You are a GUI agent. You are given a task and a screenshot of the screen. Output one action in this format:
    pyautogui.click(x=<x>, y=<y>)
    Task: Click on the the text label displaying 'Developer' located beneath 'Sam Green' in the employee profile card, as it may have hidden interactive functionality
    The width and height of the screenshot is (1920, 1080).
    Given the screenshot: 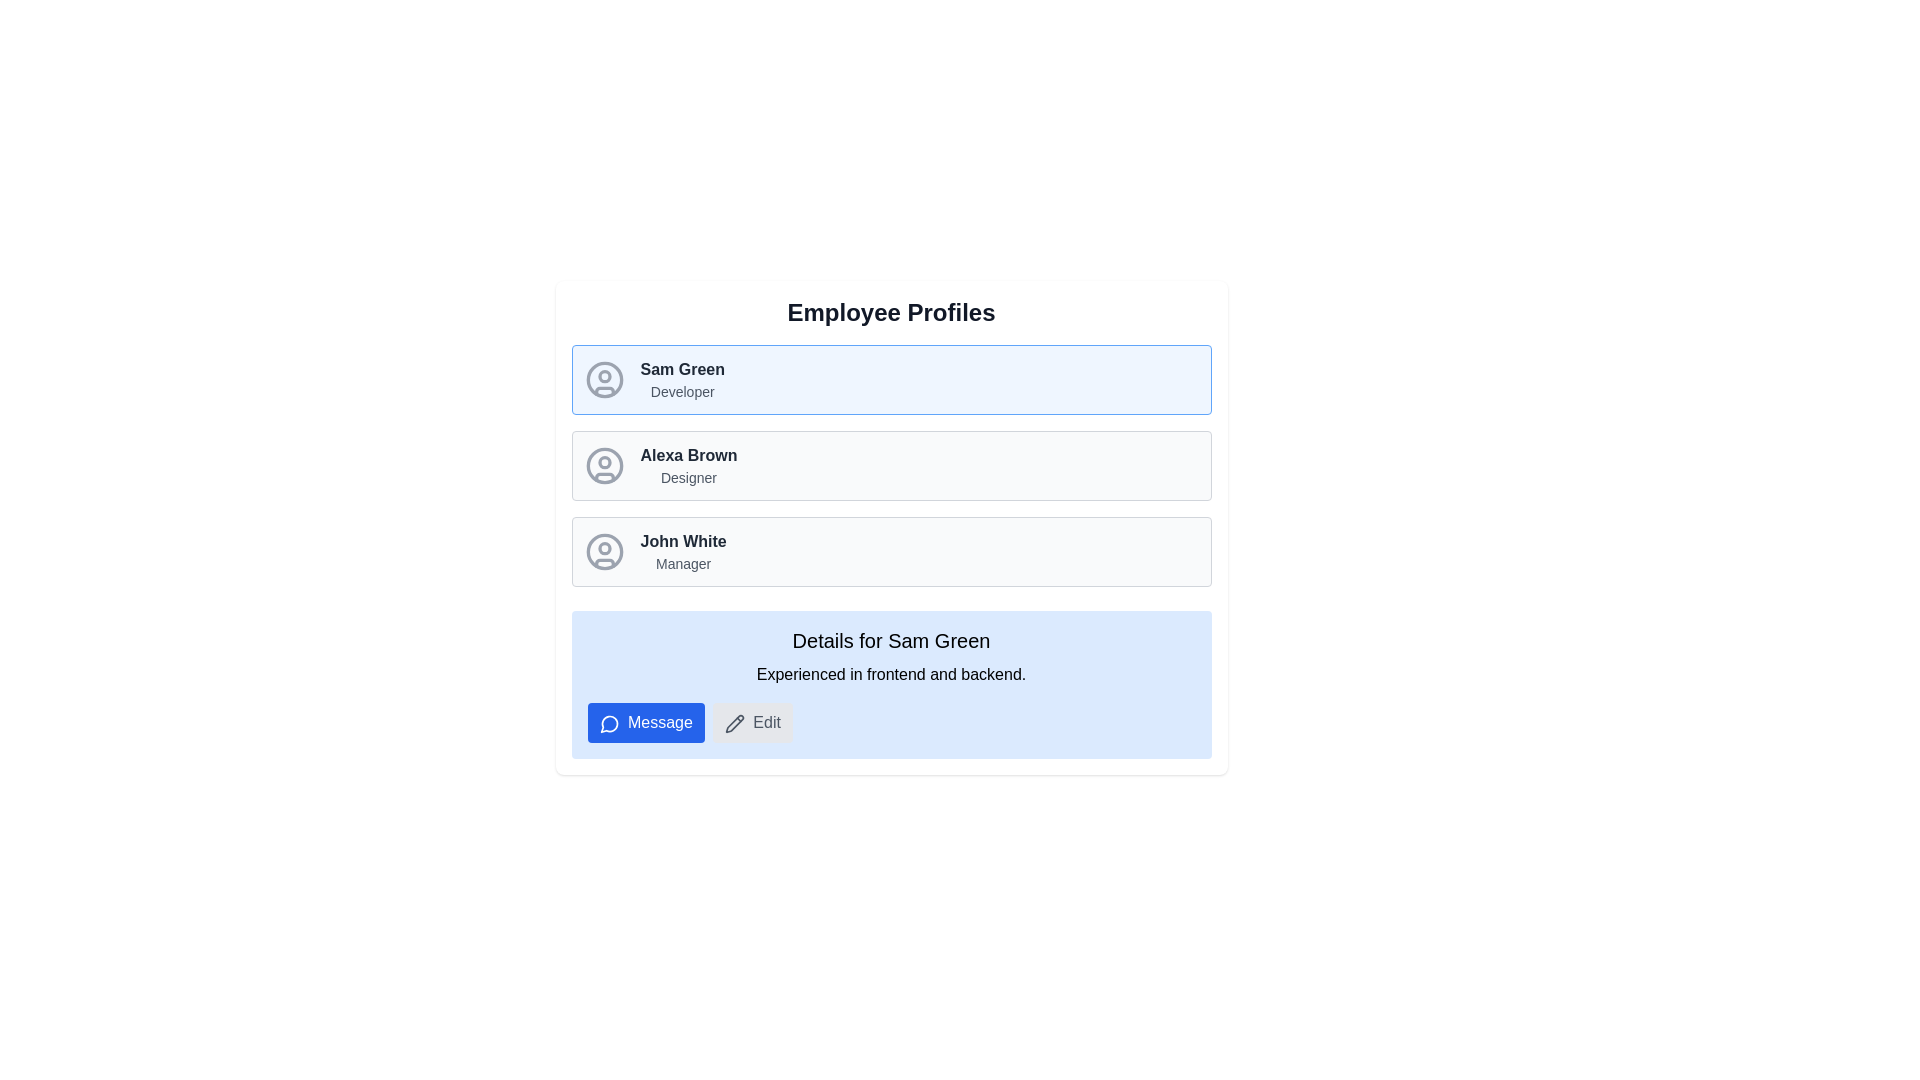 What is the action you would take?
    pyautogui.click(x=682, y=392)
    